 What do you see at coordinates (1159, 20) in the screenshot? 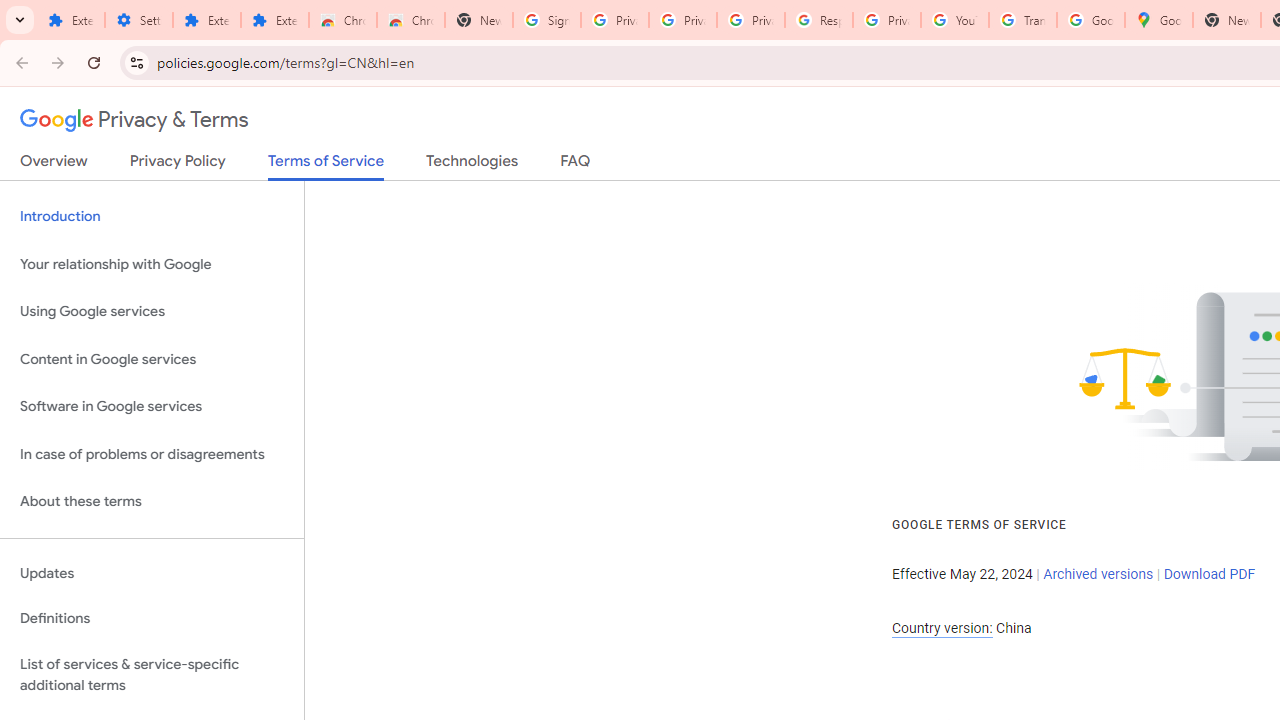
I see `'Google Maps'` at bounding box center [1159, 20].